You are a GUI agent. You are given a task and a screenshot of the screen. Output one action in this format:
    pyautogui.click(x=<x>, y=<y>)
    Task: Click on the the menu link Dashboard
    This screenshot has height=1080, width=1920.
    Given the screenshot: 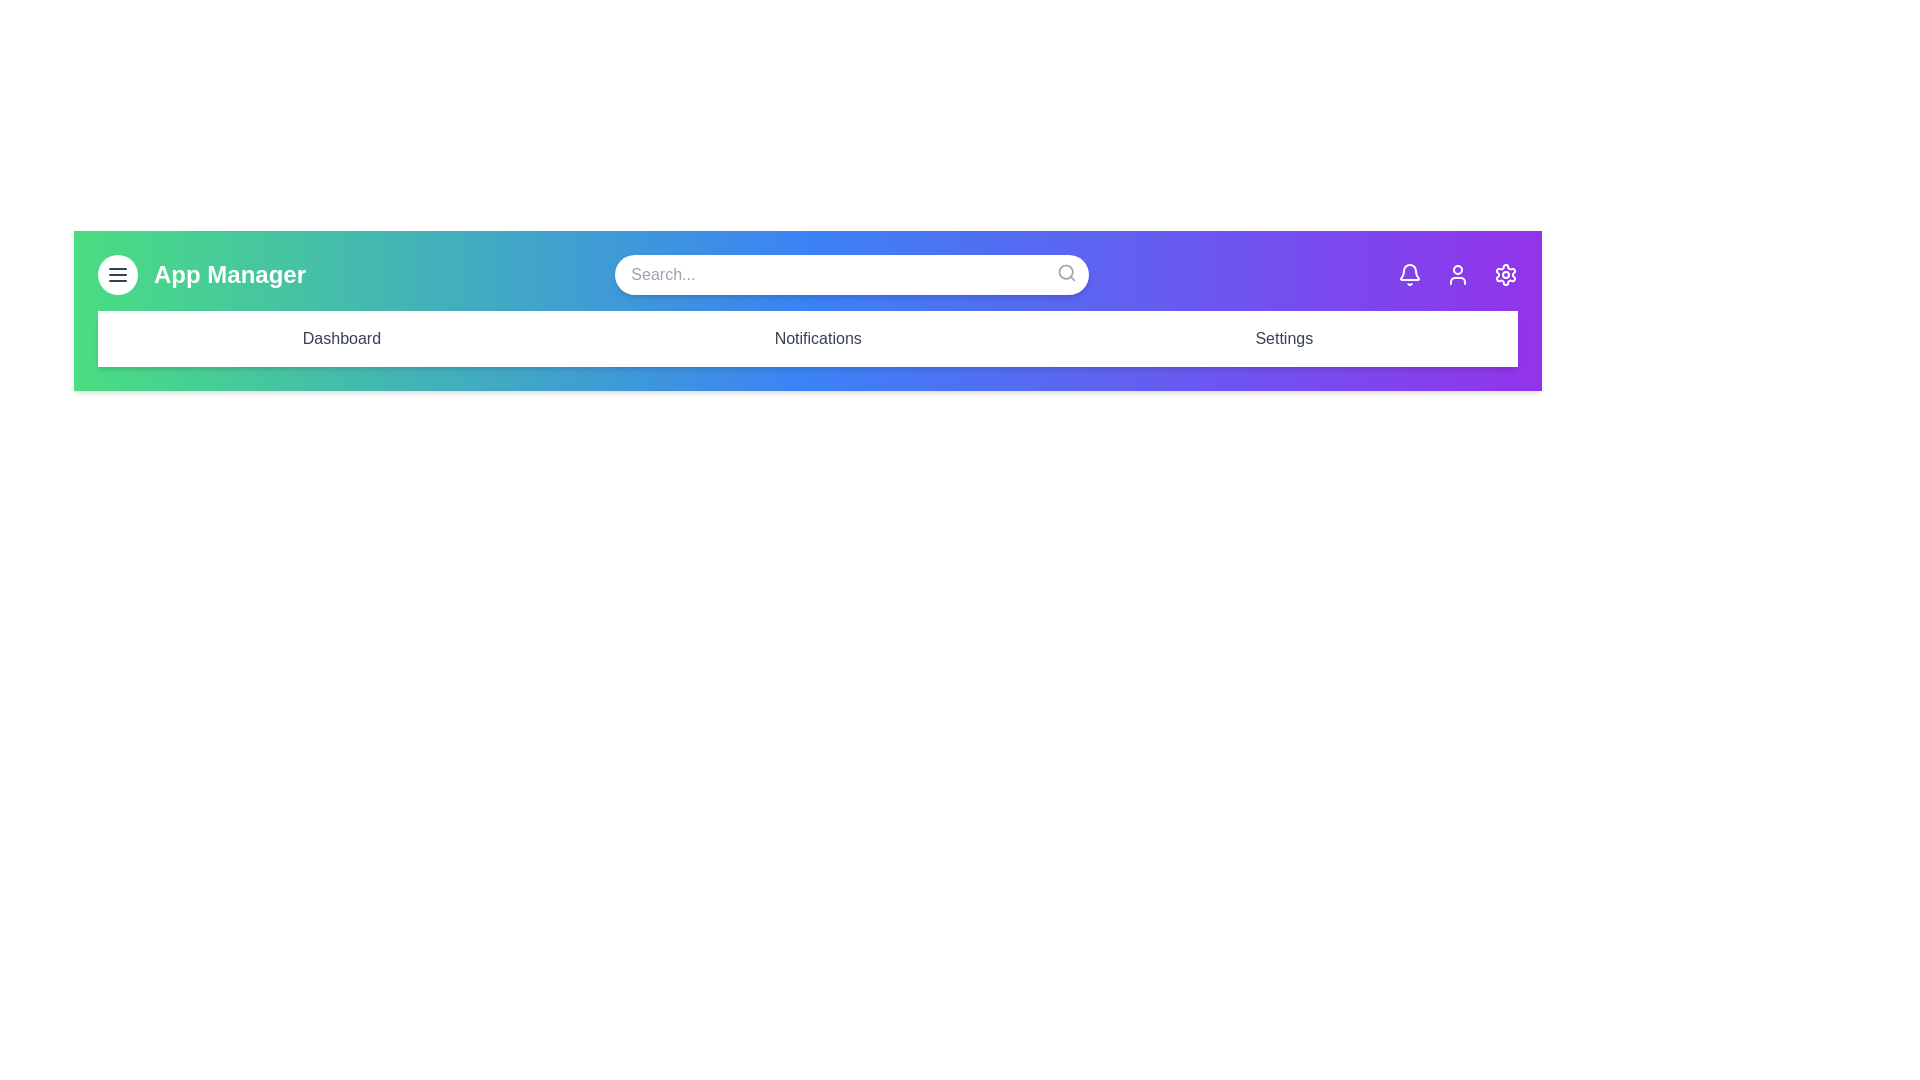 What is the action you would take?
    pyautogui.click(x=341, y=338)
    